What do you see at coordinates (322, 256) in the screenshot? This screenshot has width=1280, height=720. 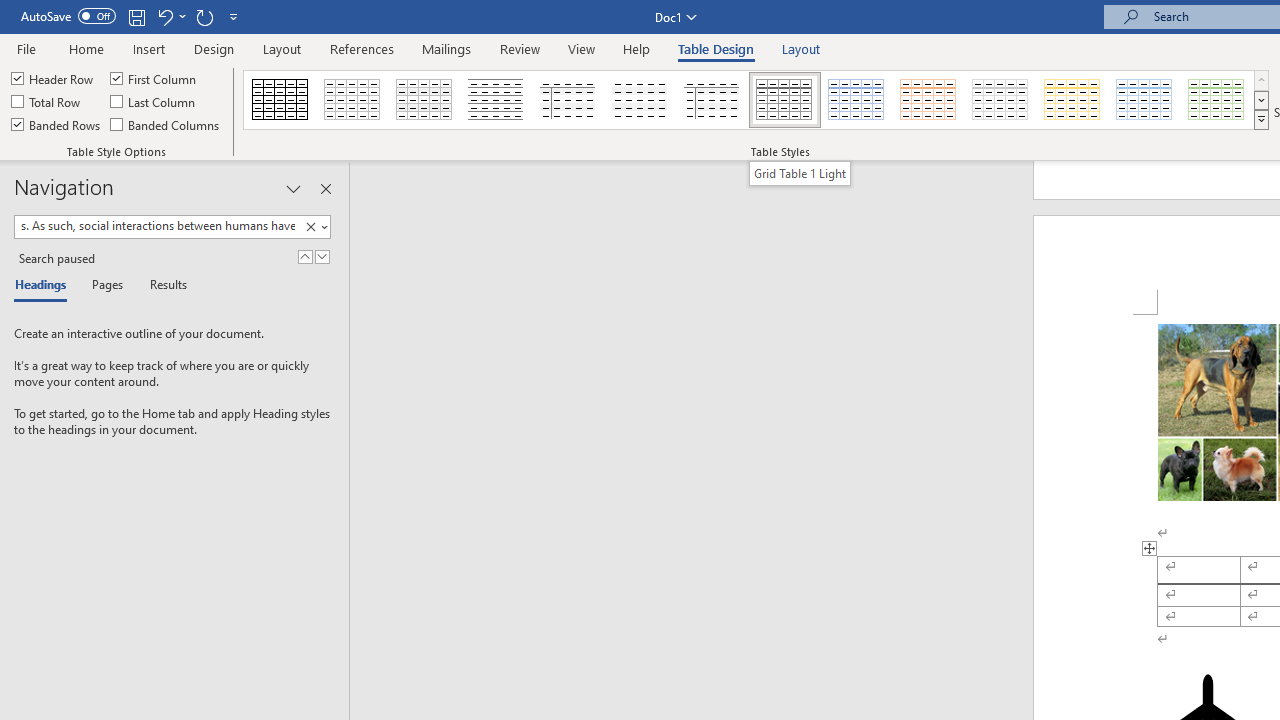 I see `'Next Result'` at bounding box center [322, 256].